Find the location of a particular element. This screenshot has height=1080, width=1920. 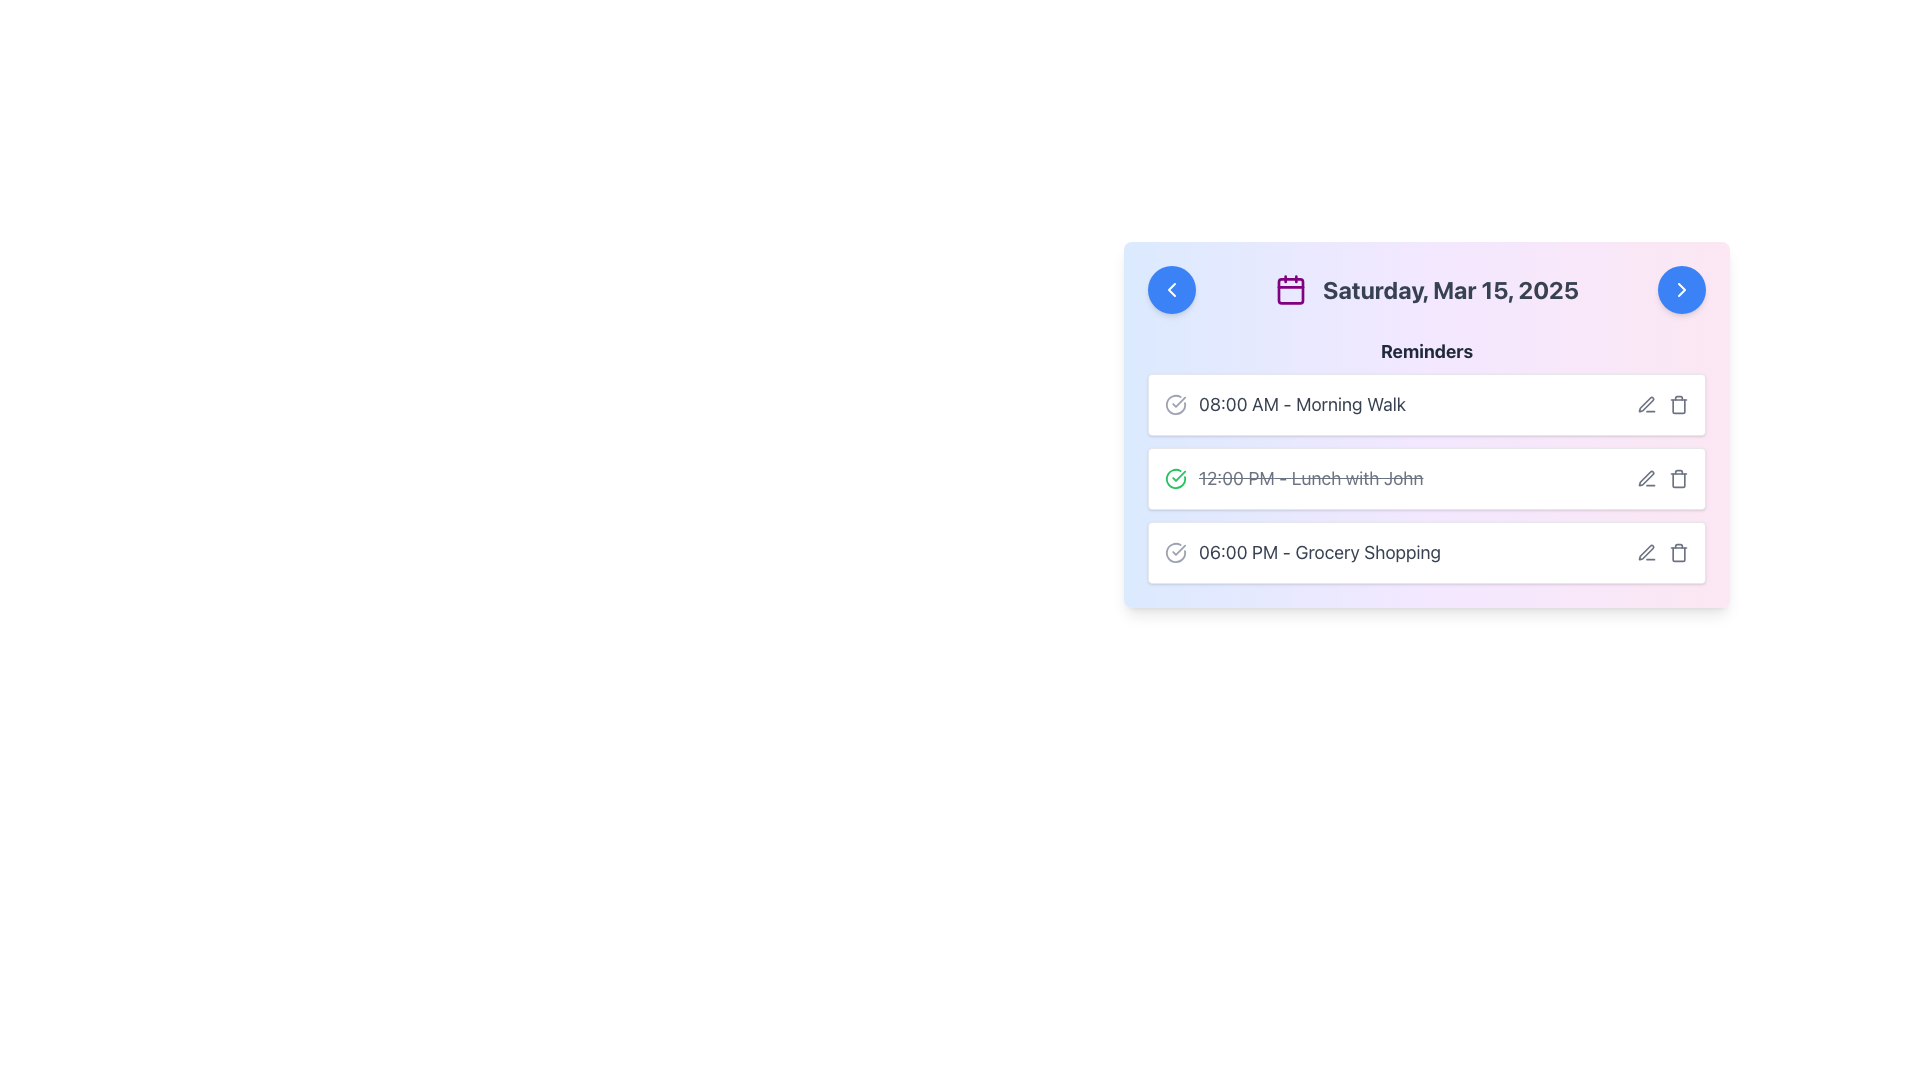

the task completion icon located centrally inside the green circular graphic for the 'Lunch with John' reminder to get more information is located at coordinates (1179, 476).